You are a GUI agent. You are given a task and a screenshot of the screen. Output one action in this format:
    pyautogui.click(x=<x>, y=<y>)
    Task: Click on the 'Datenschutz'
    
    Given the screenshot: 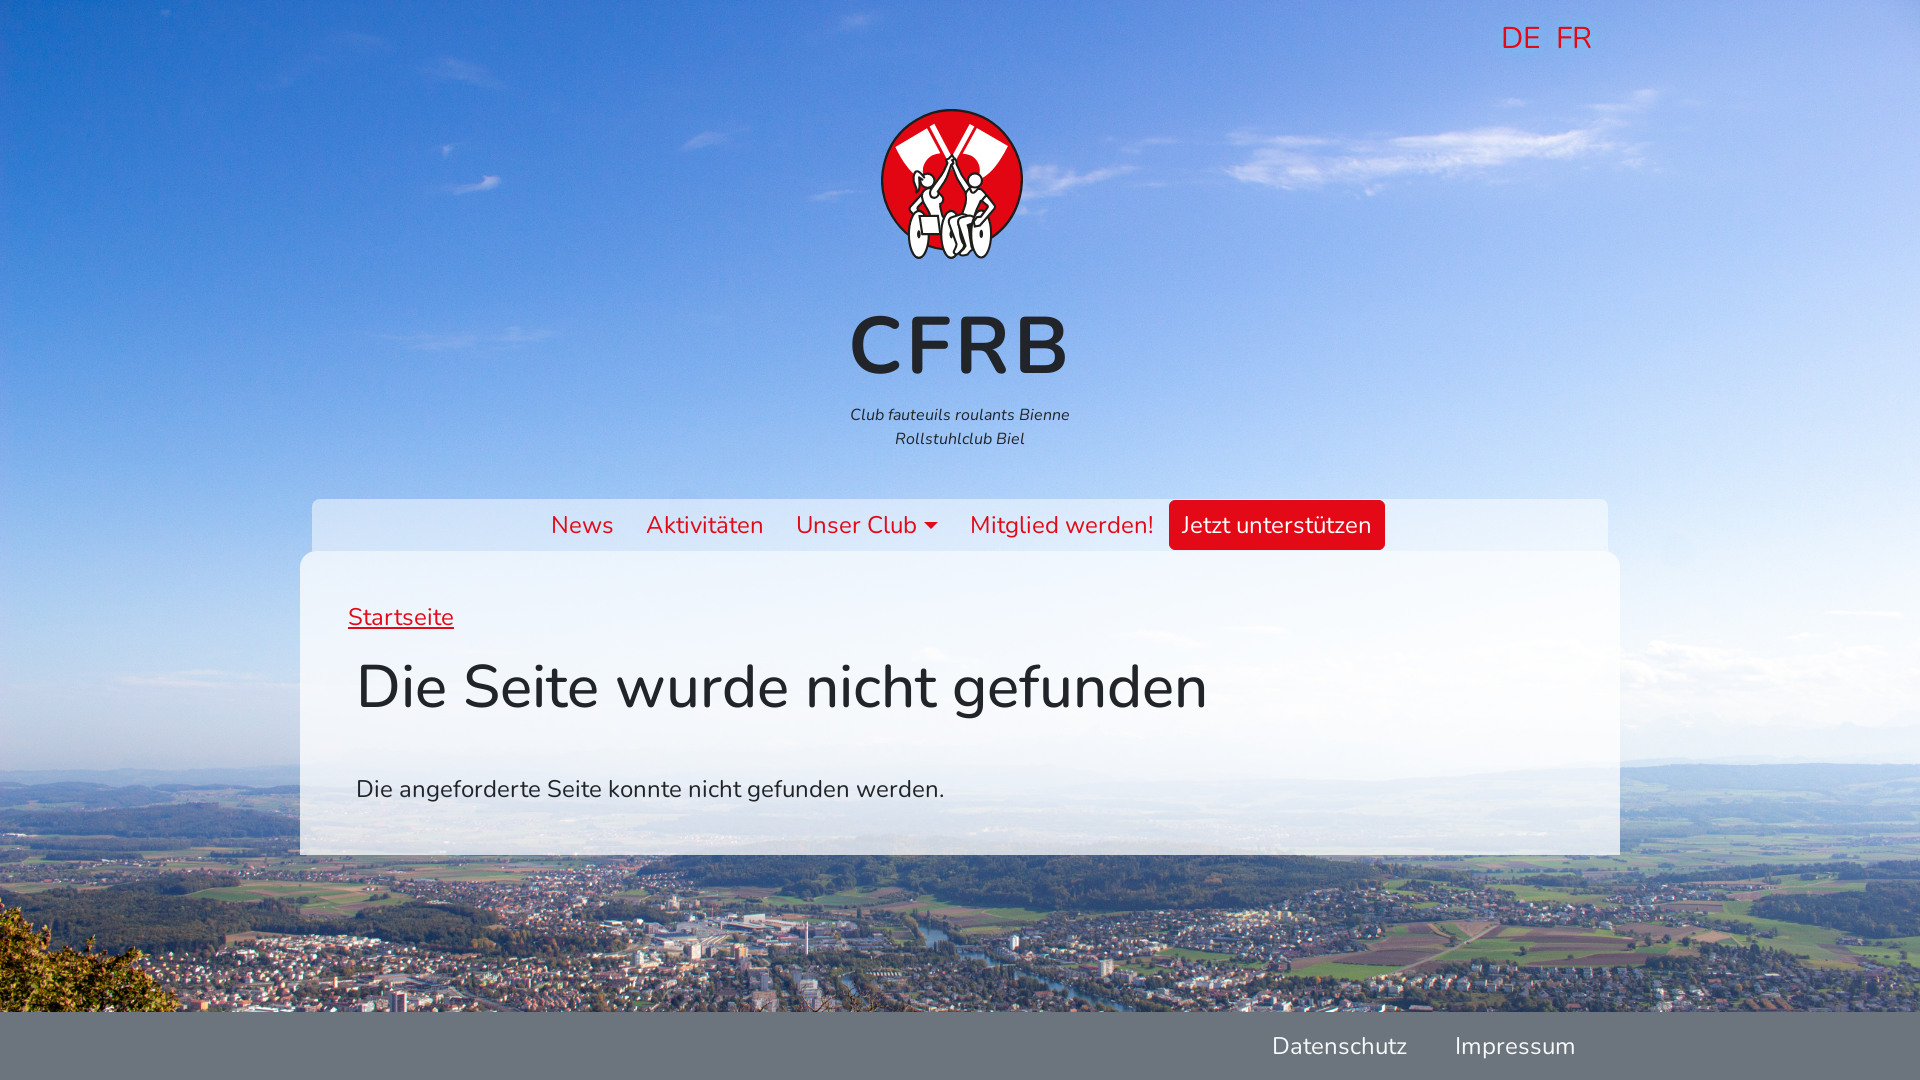 What is the action you would take?
    pyautogui.click(x=1339, y=1044)
    